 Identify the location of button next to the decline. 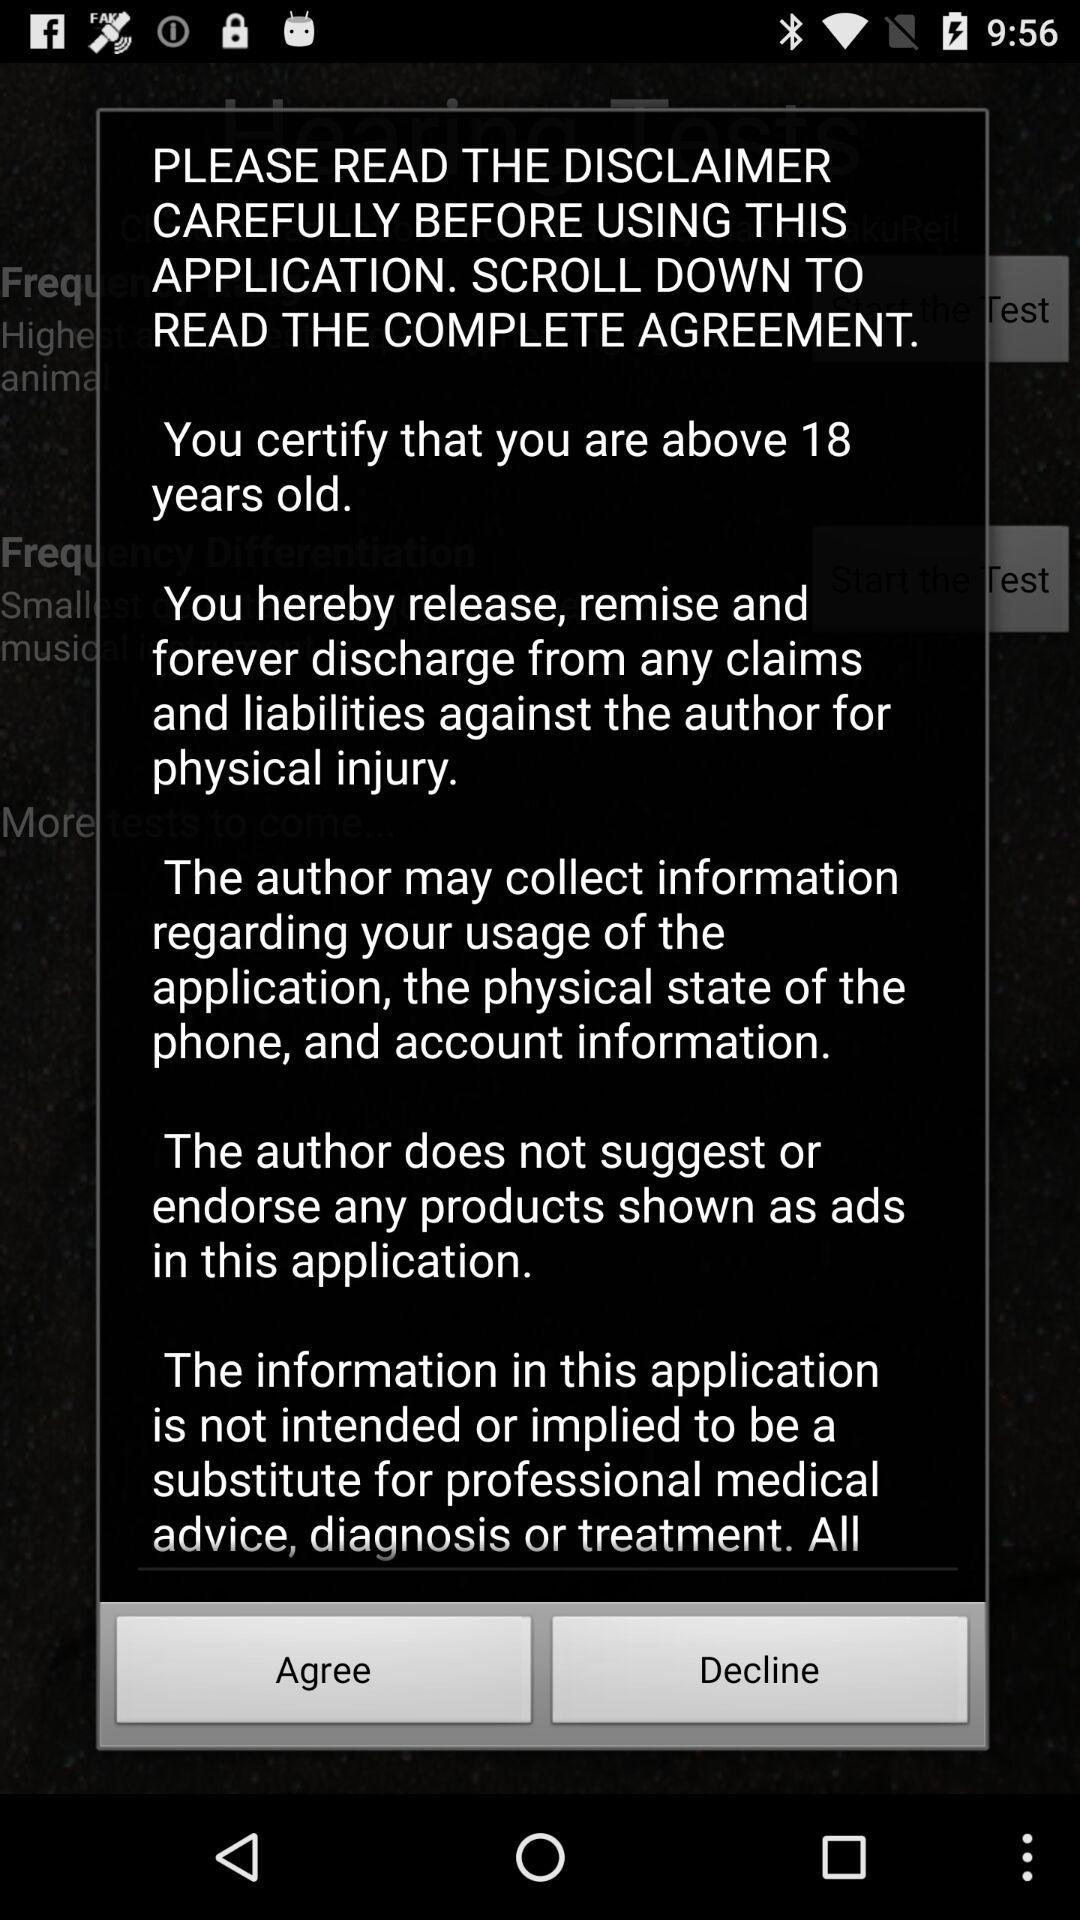
(323, 1675).